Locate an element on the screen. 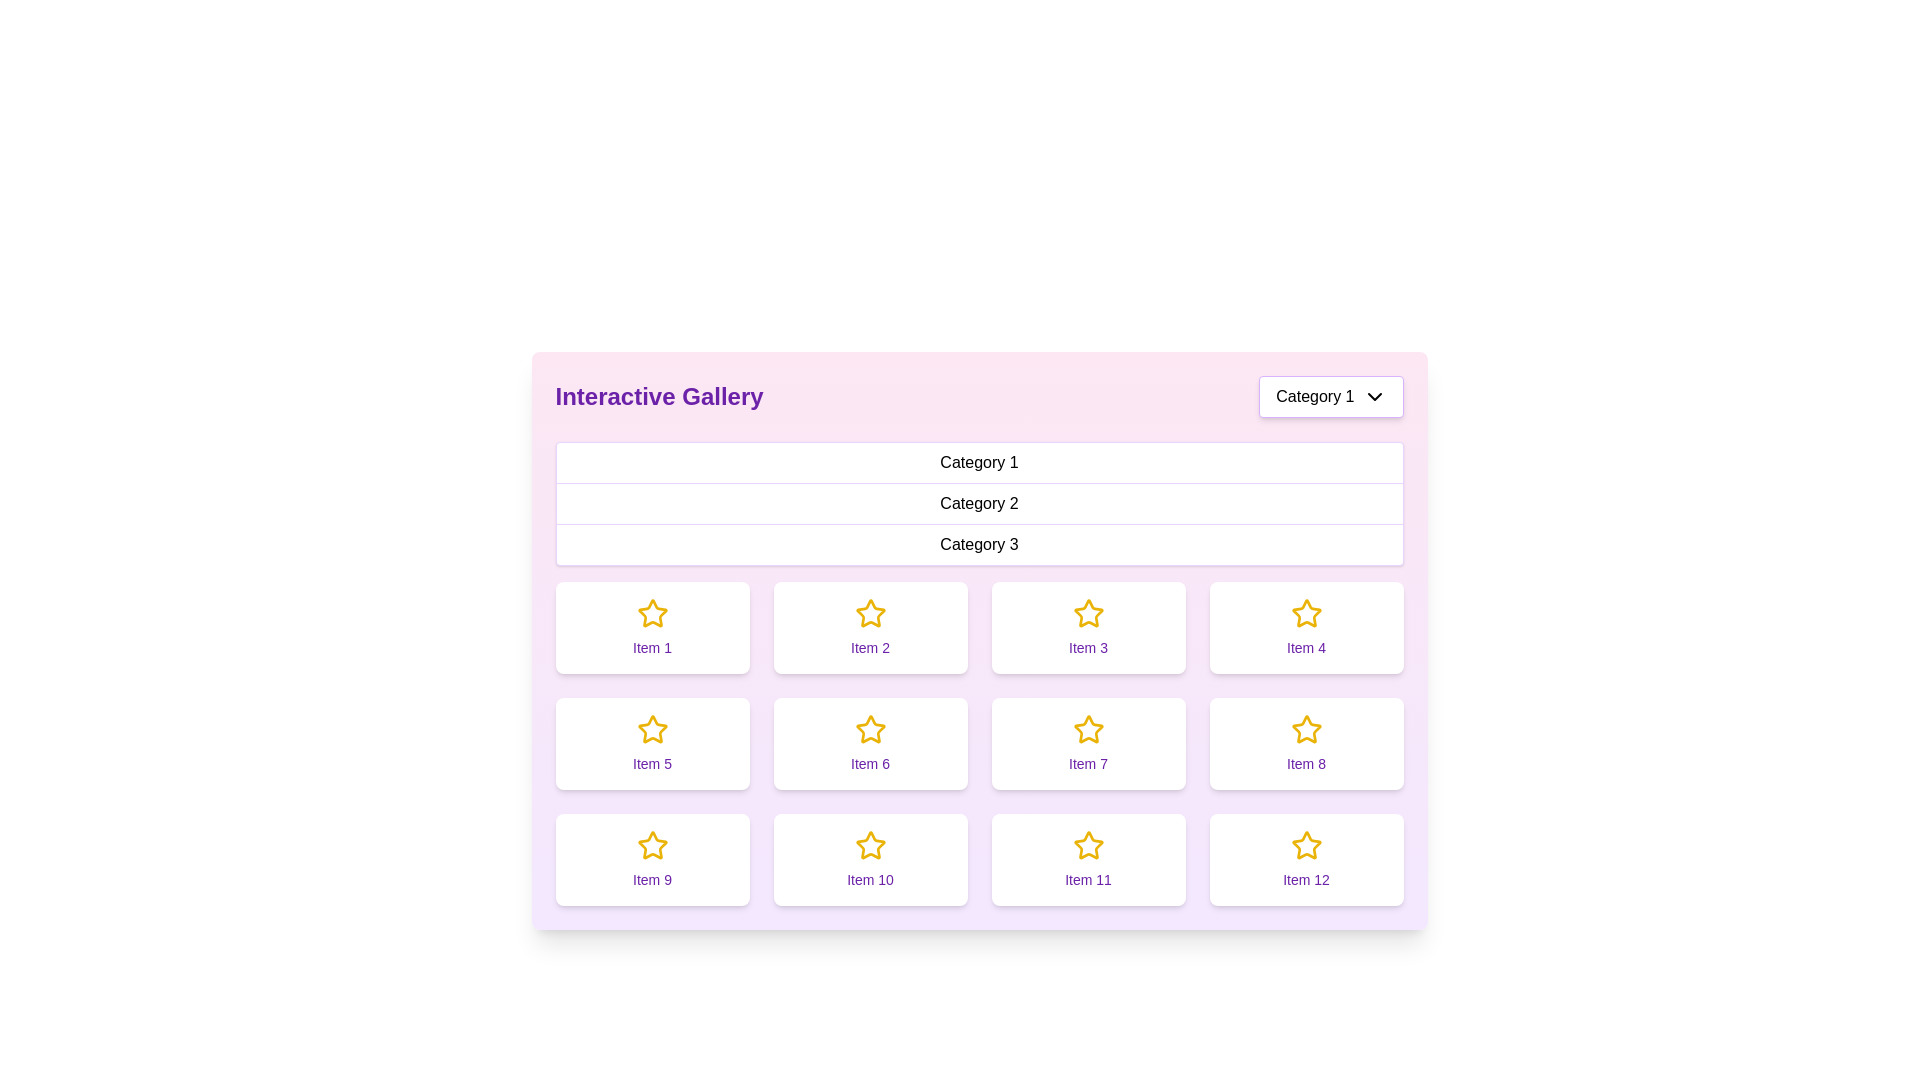 This screenshot has width=1920, height=1080. the prominent yellow star icon with a hollow center located at the center-top of the 'Item 10' card is located at coordinates (870, 845).